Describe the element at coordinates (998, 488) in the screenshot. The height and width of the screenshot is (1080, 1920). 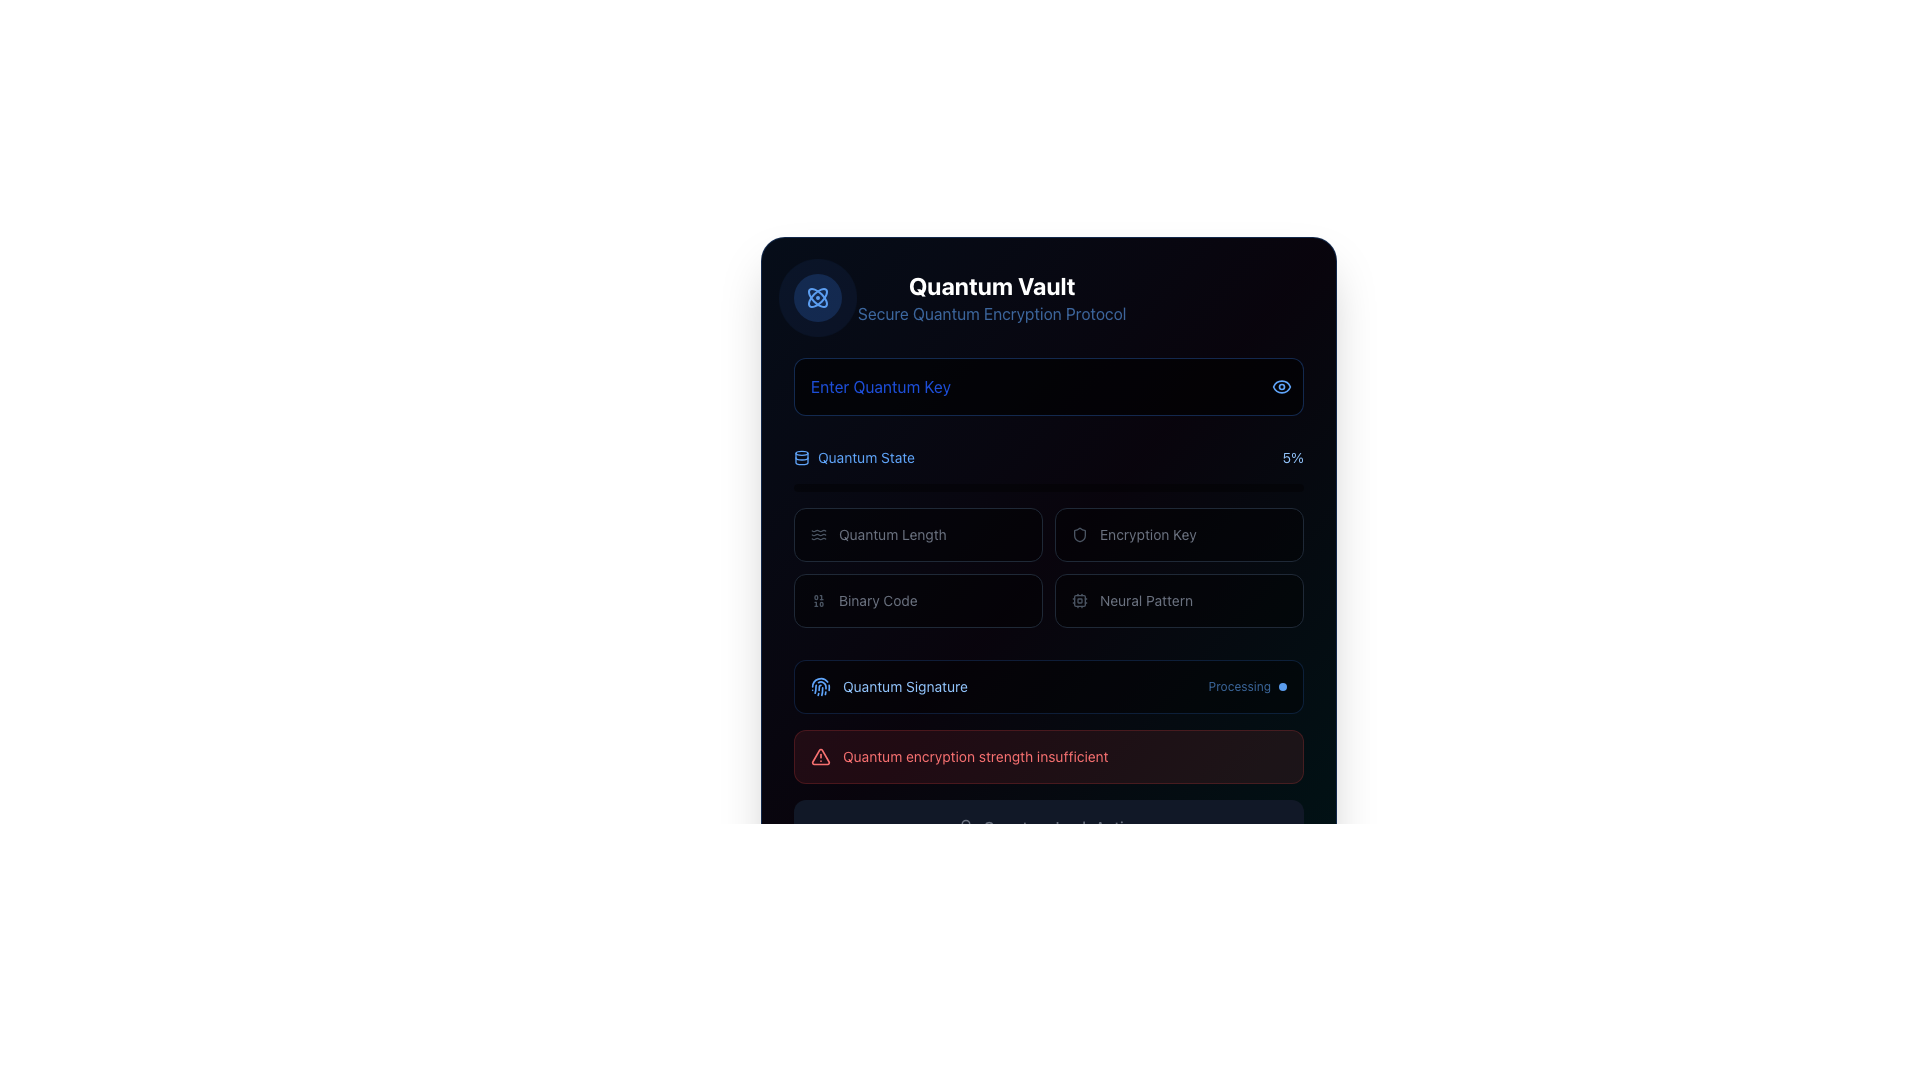
I see `the Quantum State slider` at that location.